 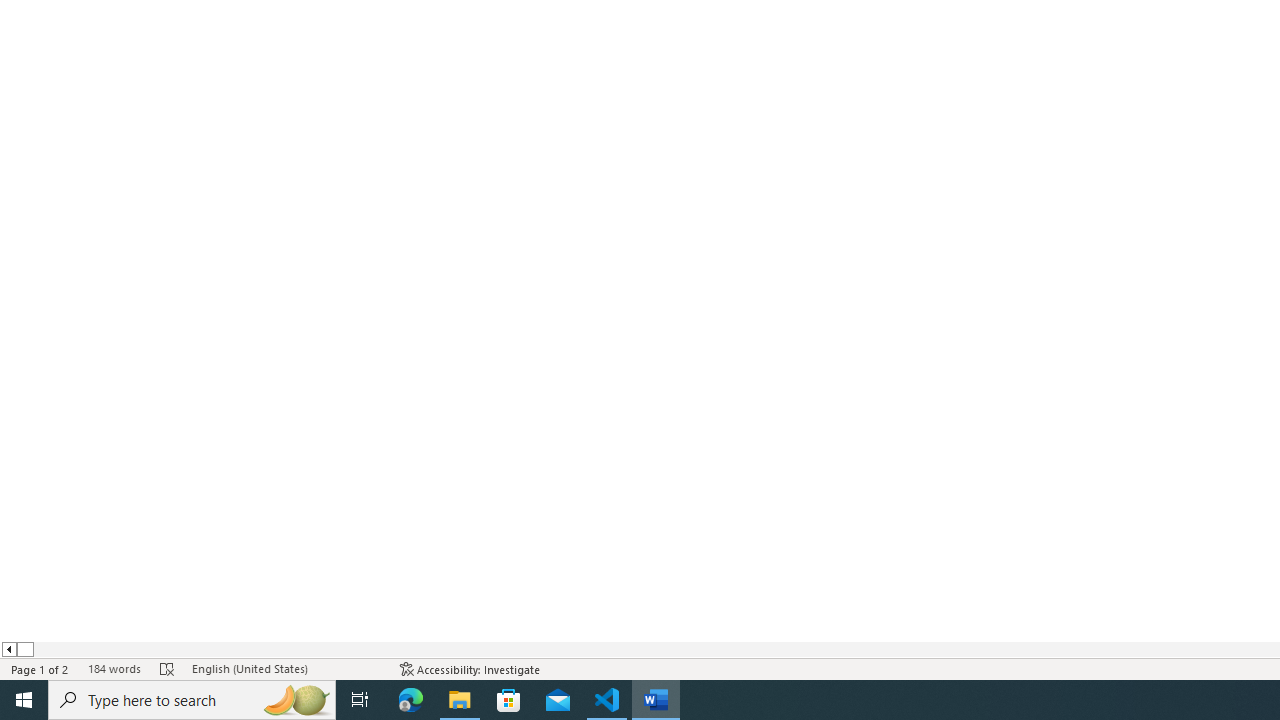 I want to click on 'Column left', so click(x=8, y=649).